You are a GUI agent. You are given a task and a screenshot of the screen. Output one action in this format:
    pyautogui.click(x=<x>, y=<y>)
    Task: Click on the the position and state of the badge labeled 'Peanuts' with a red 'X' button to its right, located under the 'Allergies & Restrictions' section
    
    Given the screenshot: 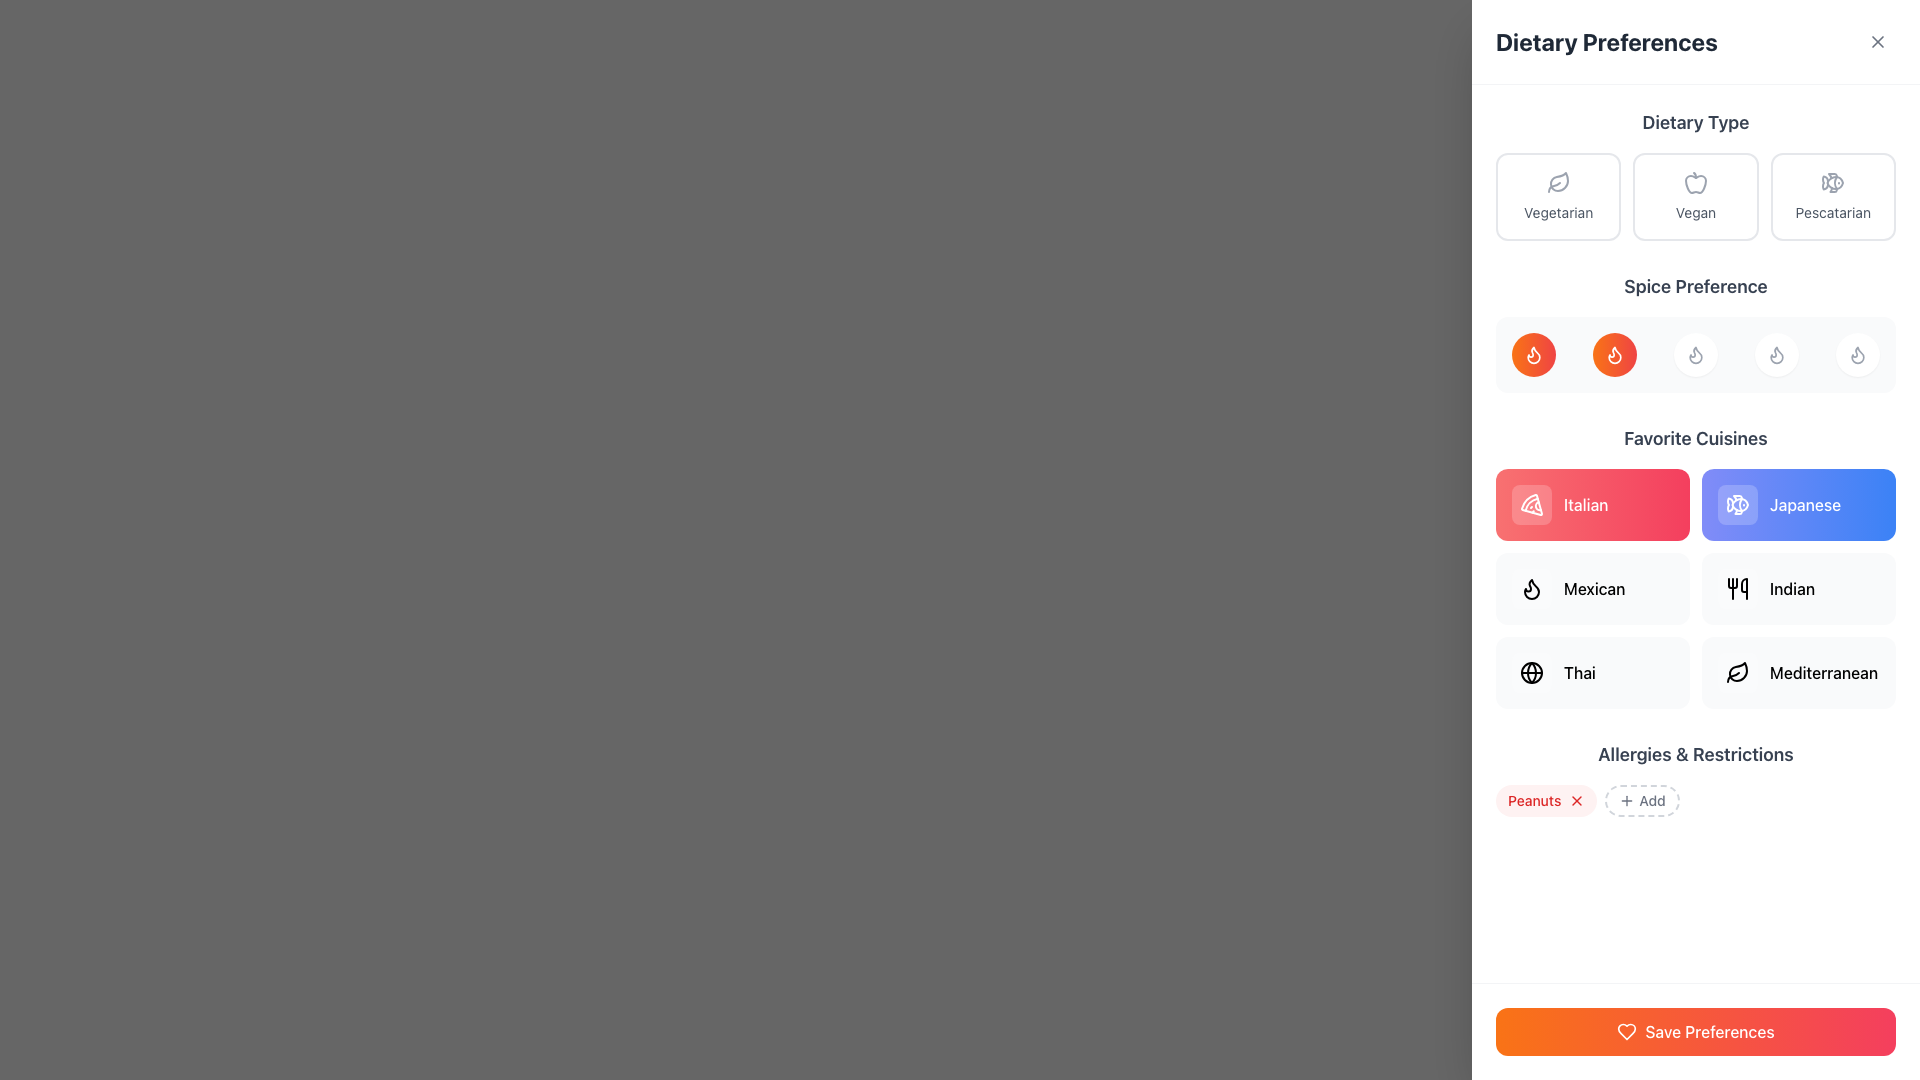 What is the action you would take?
    pyautogui.click(x=1545, y=800)
    